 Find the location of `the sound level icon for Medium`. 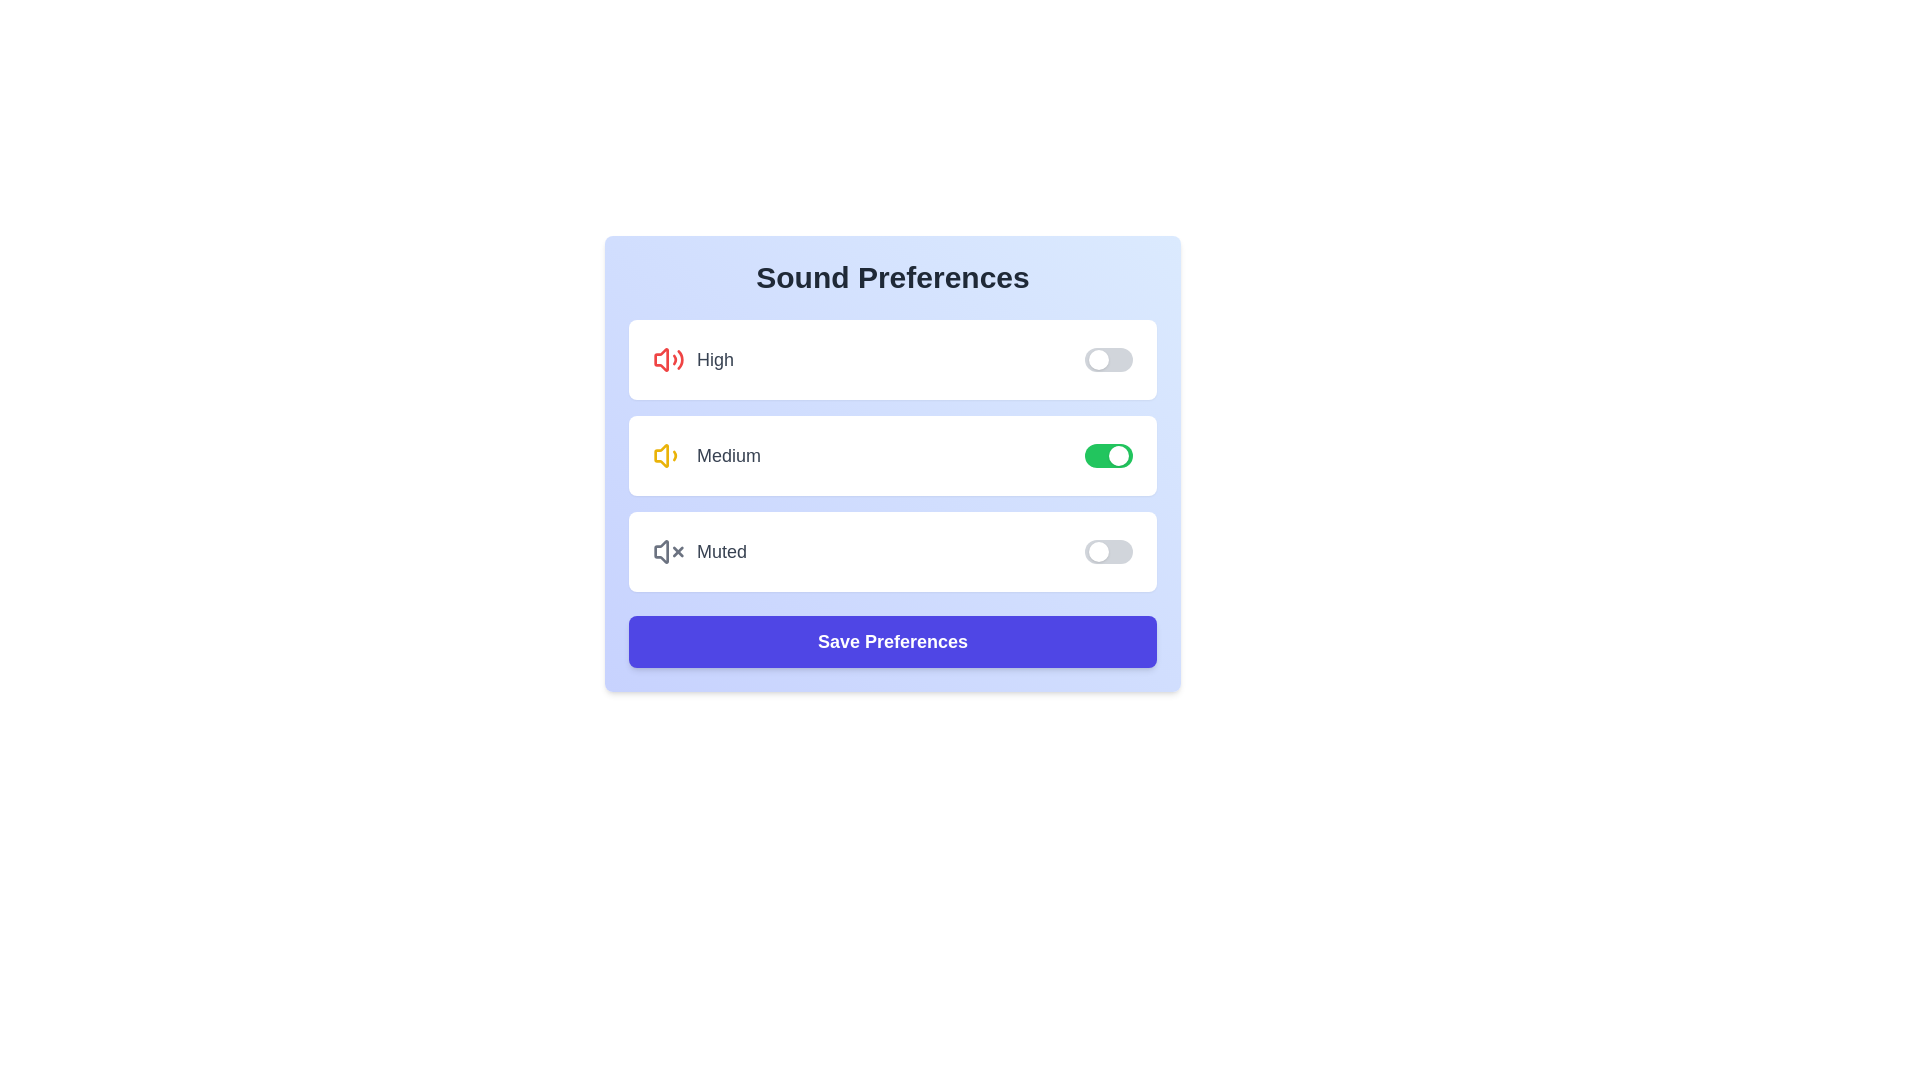

the sound level icon for Medium is located at coordinates (668, 455).